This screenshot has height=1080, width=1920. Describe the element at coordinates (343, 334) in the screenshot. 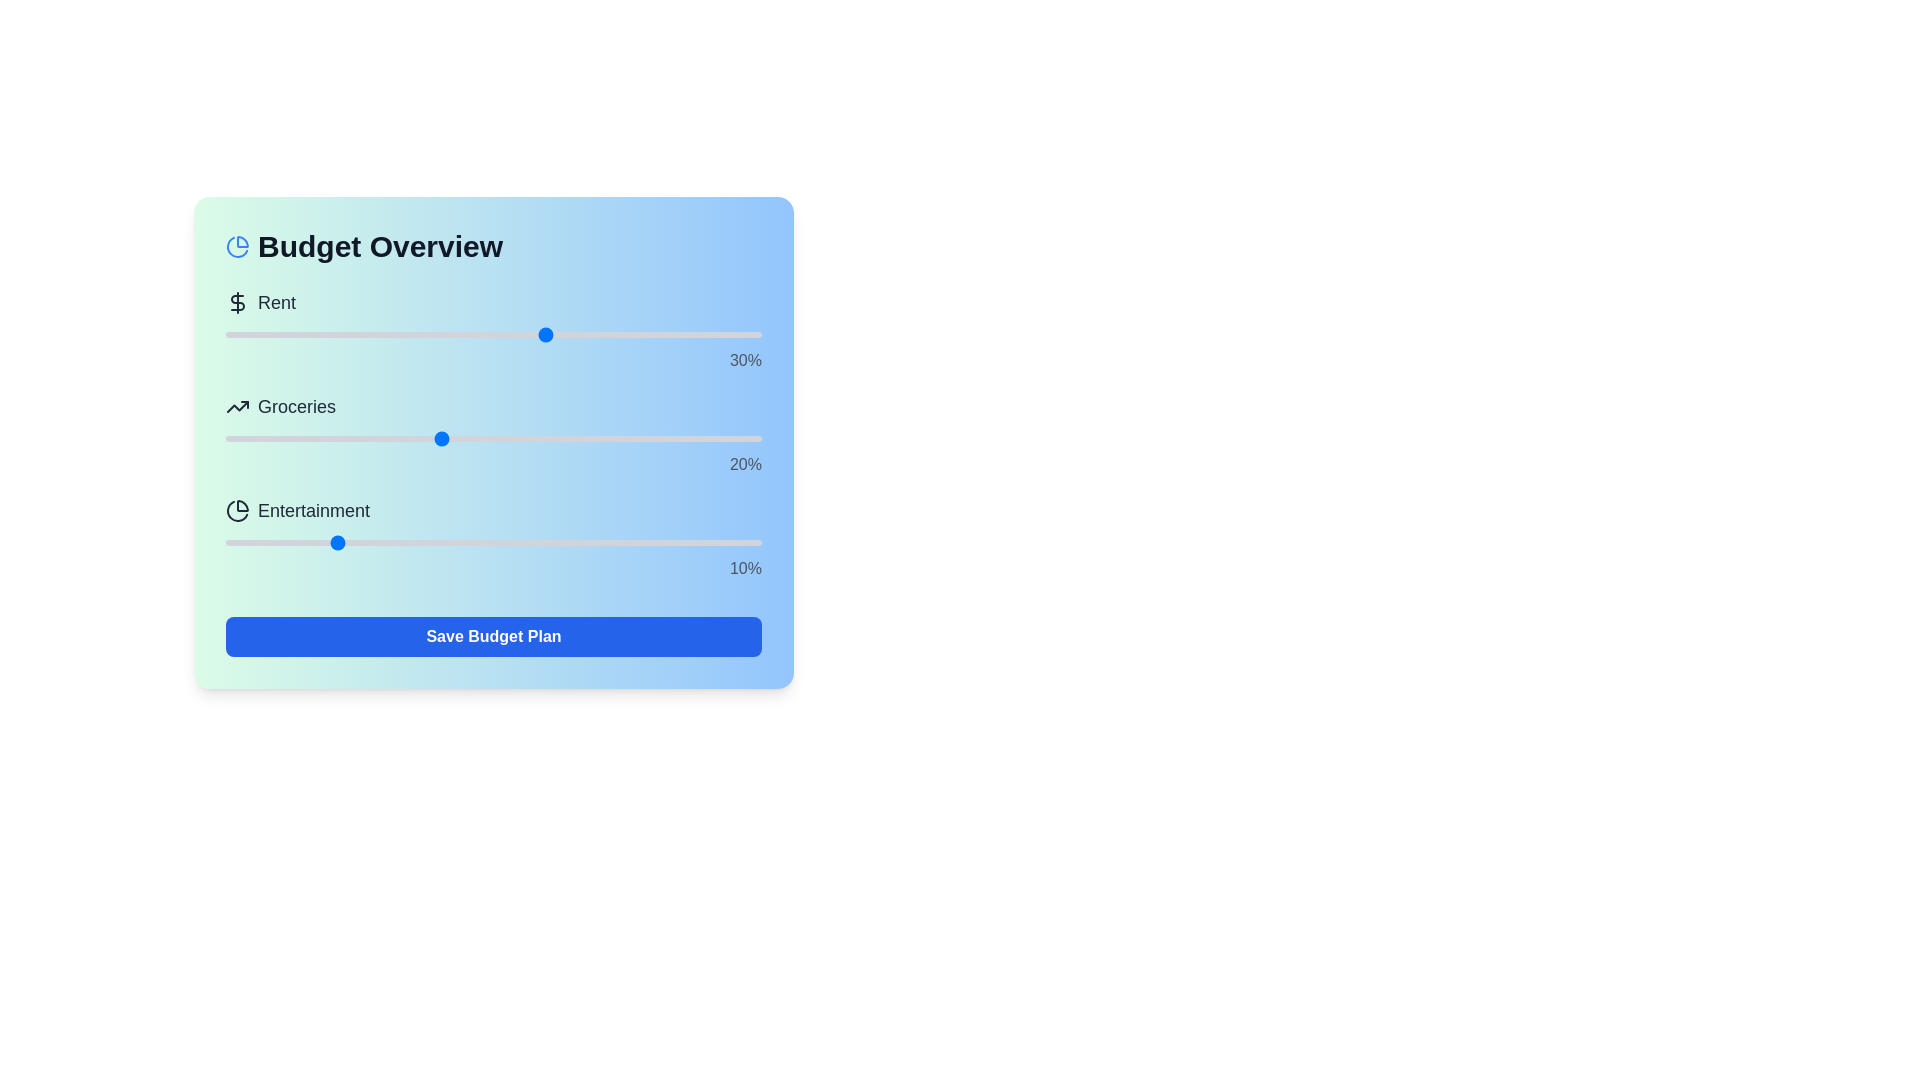

I see `the Rent budget allocation` at that location.